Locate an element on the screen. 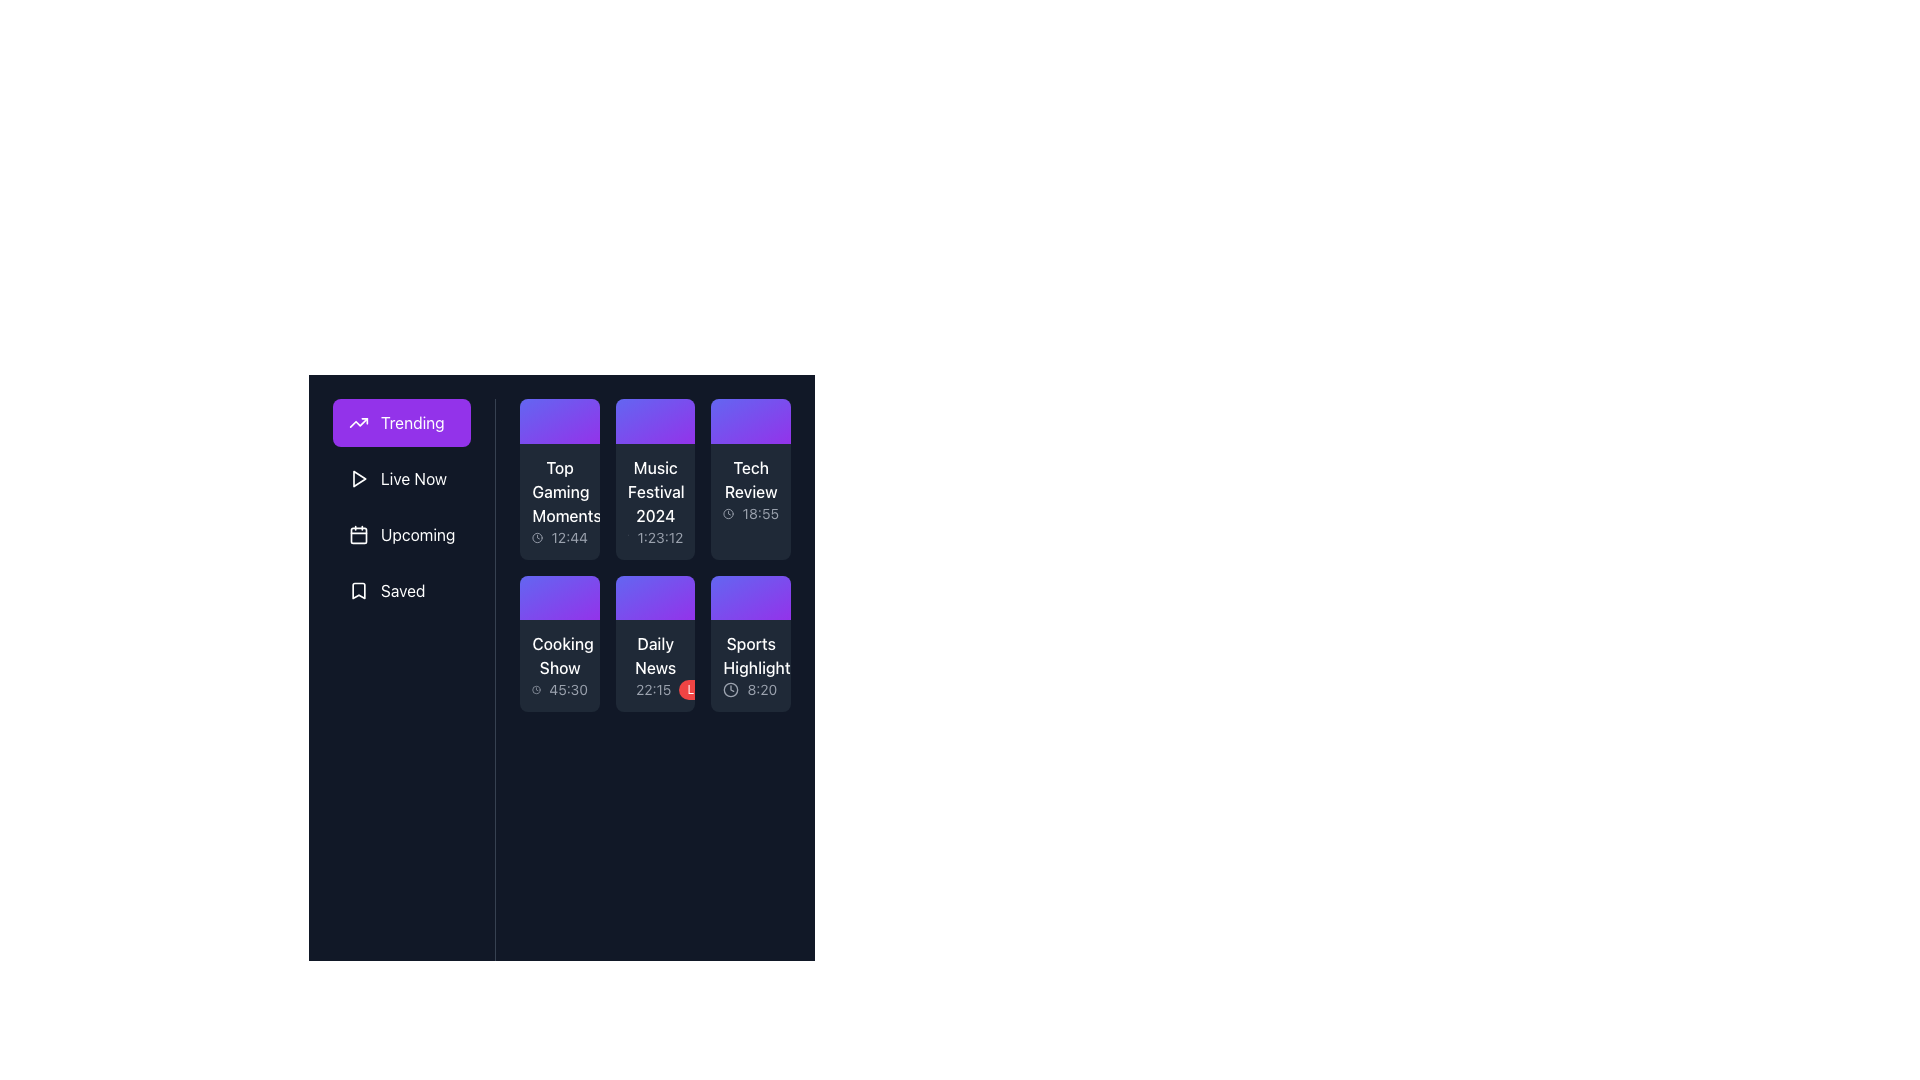 Image resolution: width=1920 pixels, height=1080 pixels. information displayed on the duration label located at the bottom-center of the 'Cooking Show' card in the second row and first column of the trending collection is located at coordinates (567, 689).